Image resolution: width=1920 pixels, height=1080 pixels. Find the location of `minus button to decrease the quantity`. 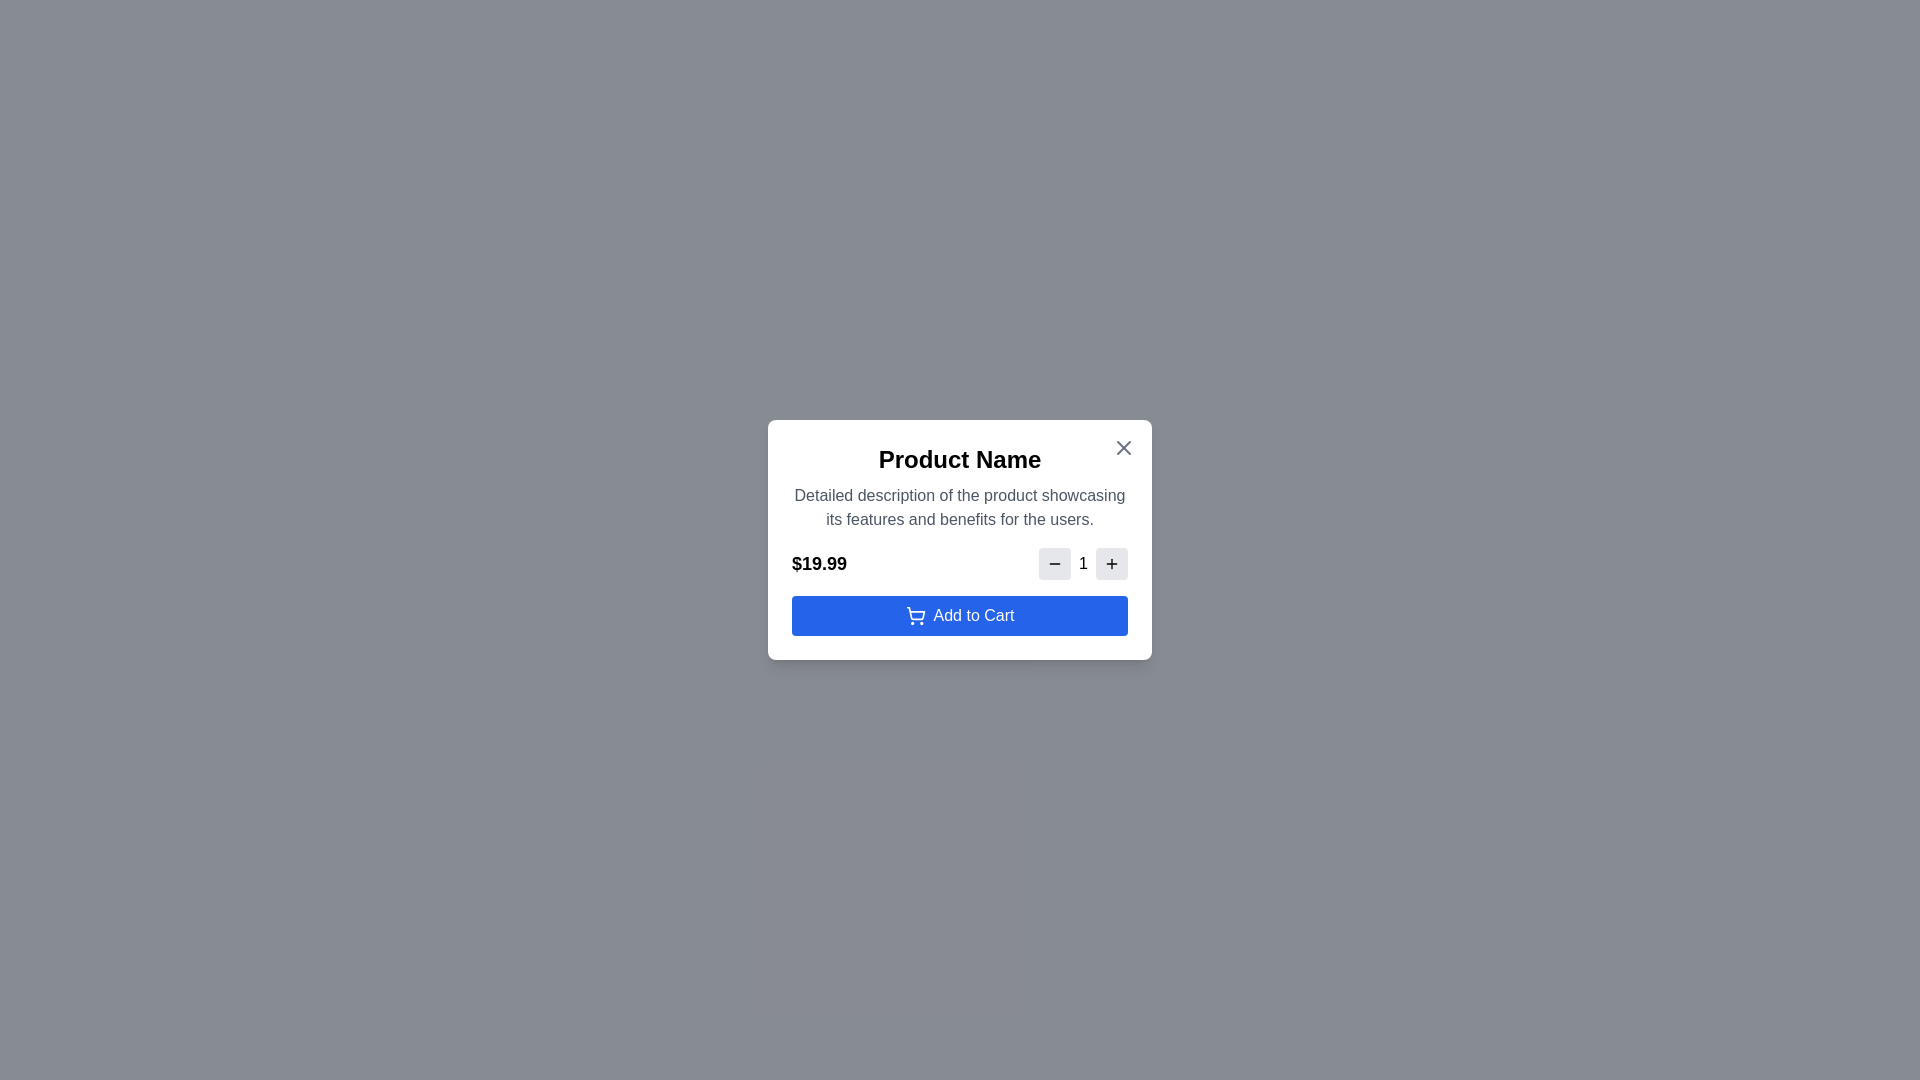

minus button to decrease the quantity is located at coordinates (1054, 563).